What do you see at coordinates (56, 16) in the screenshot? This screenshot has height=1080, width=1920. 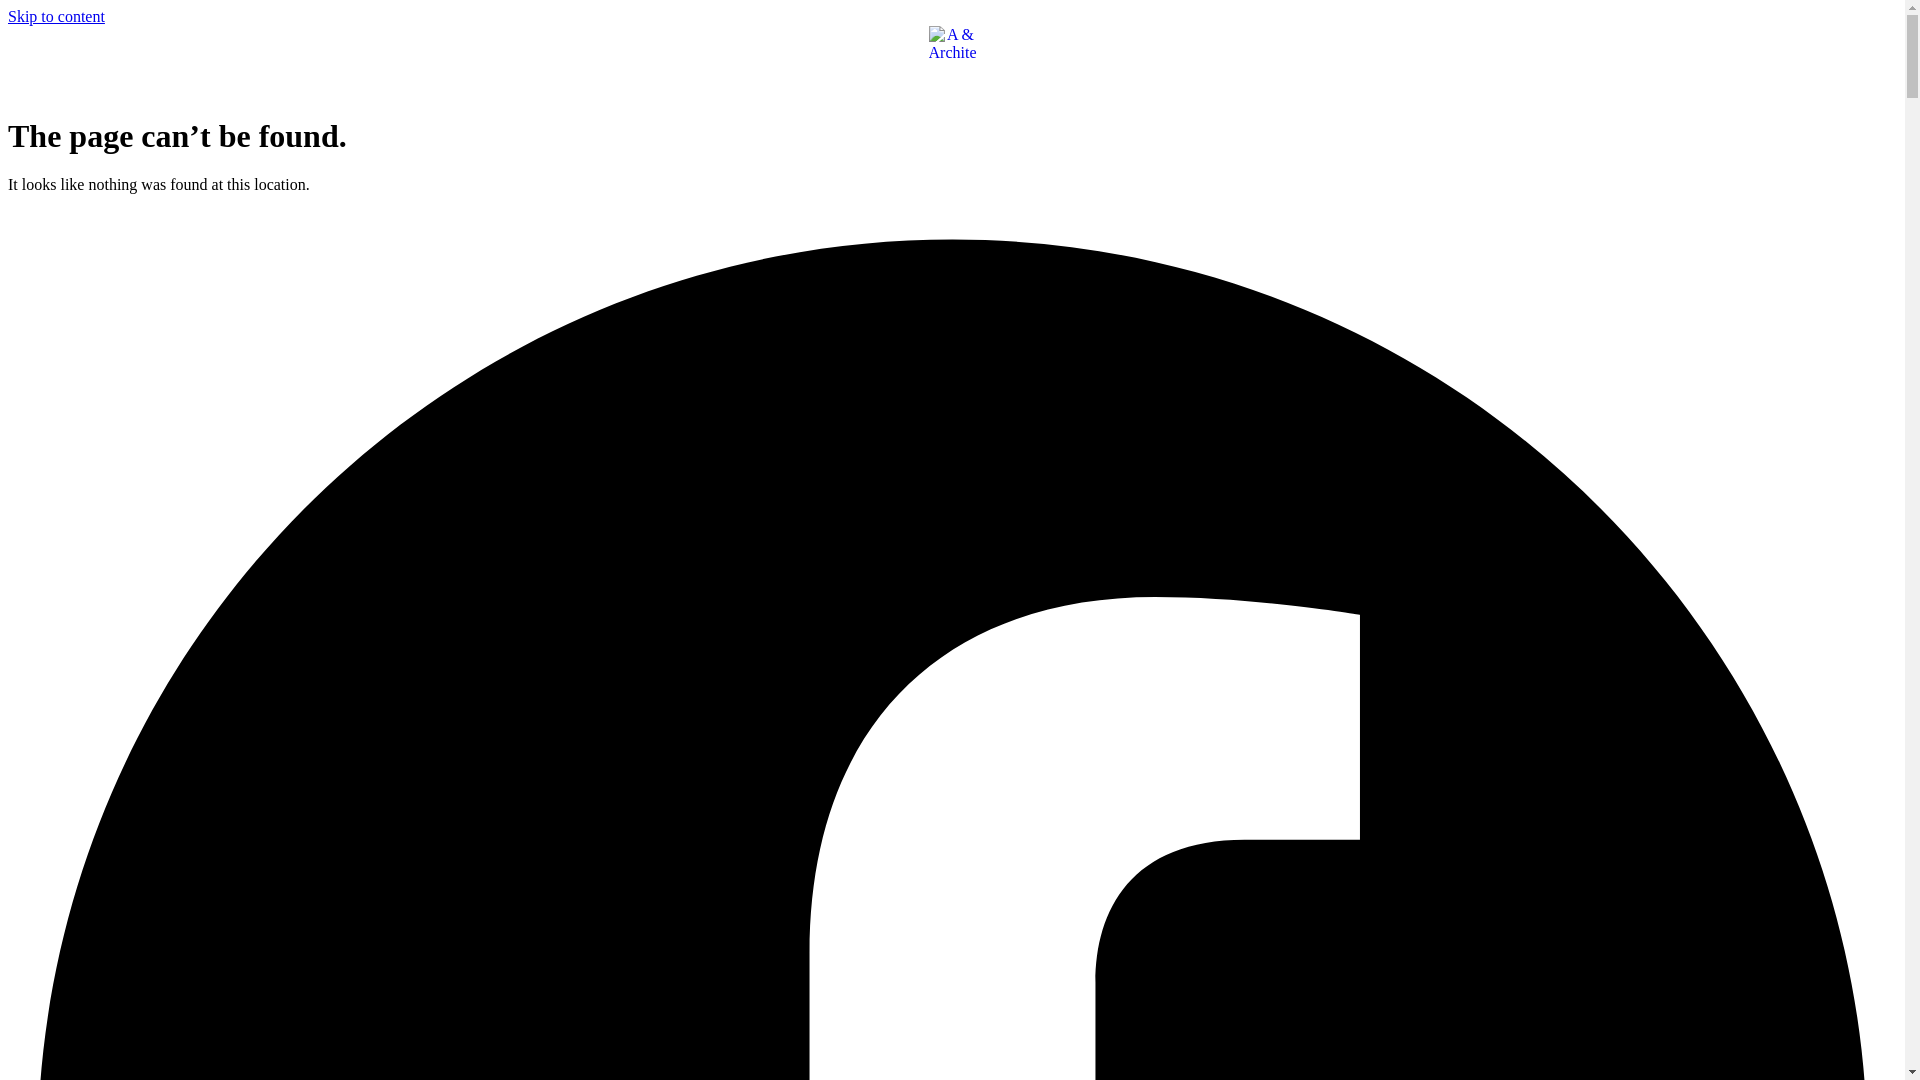 I see `'Skip to content'` at bounding box center [56, 16].